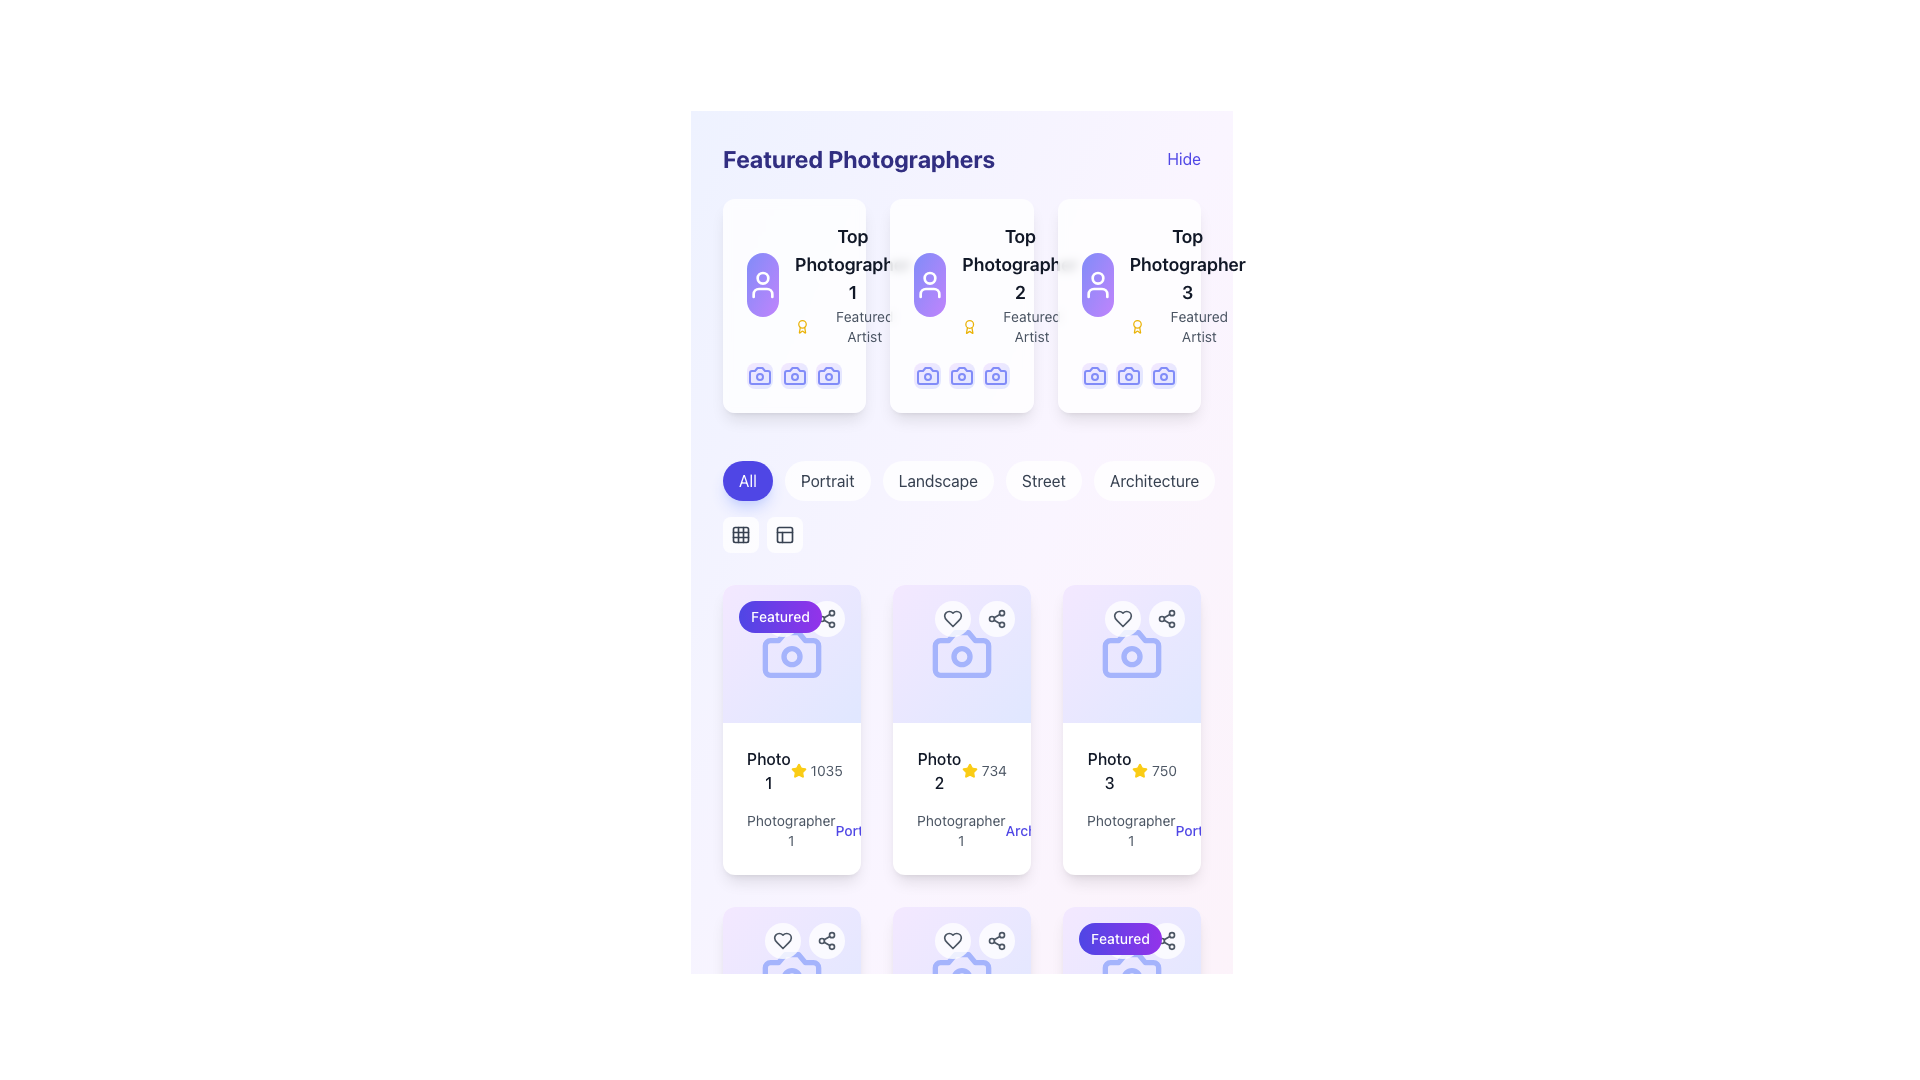  I want to click on the circular user icon in white color, which is located in the top-left card of the 'Featured Photographers' section, representing 'Top Photographer 1', so click(762, 285).